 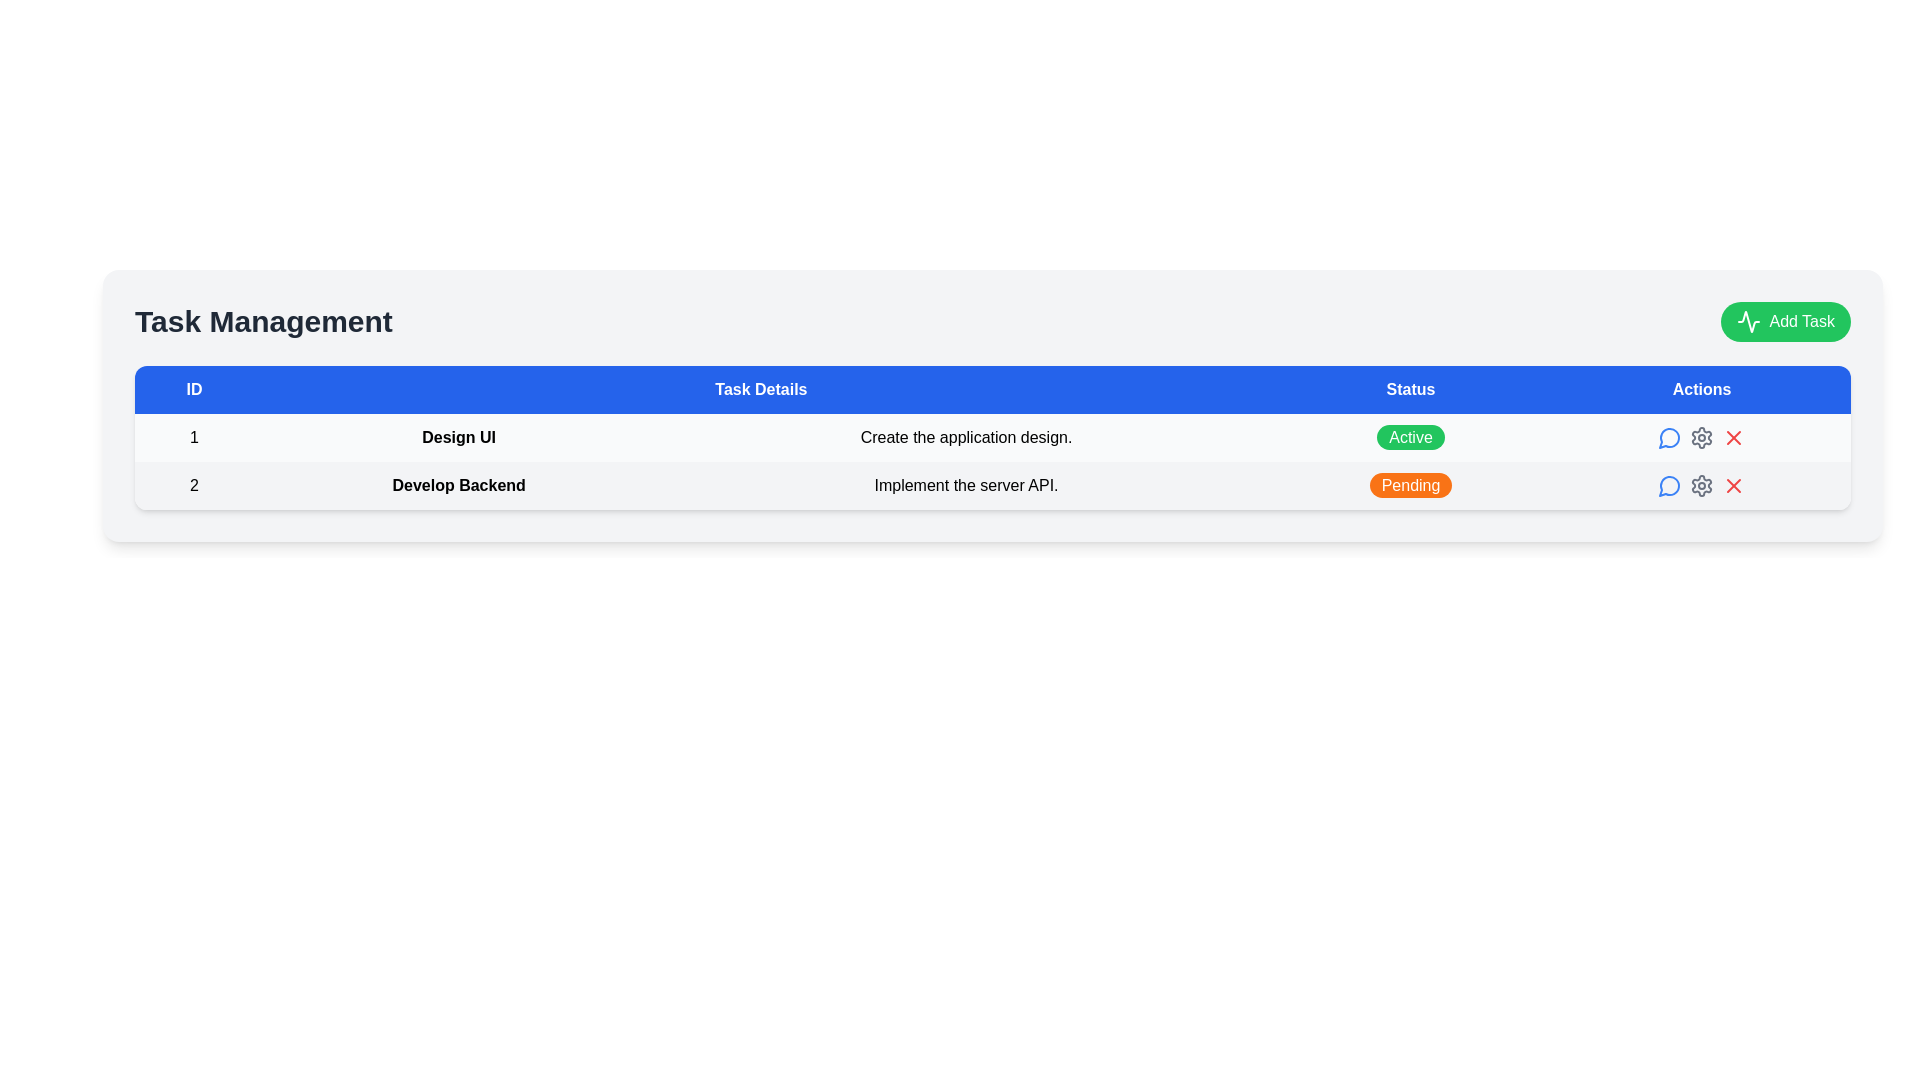 I want to click on the Text label in the 'Task Details' section, located in the third cell of the second row of the table, so click(x=966, y=486).